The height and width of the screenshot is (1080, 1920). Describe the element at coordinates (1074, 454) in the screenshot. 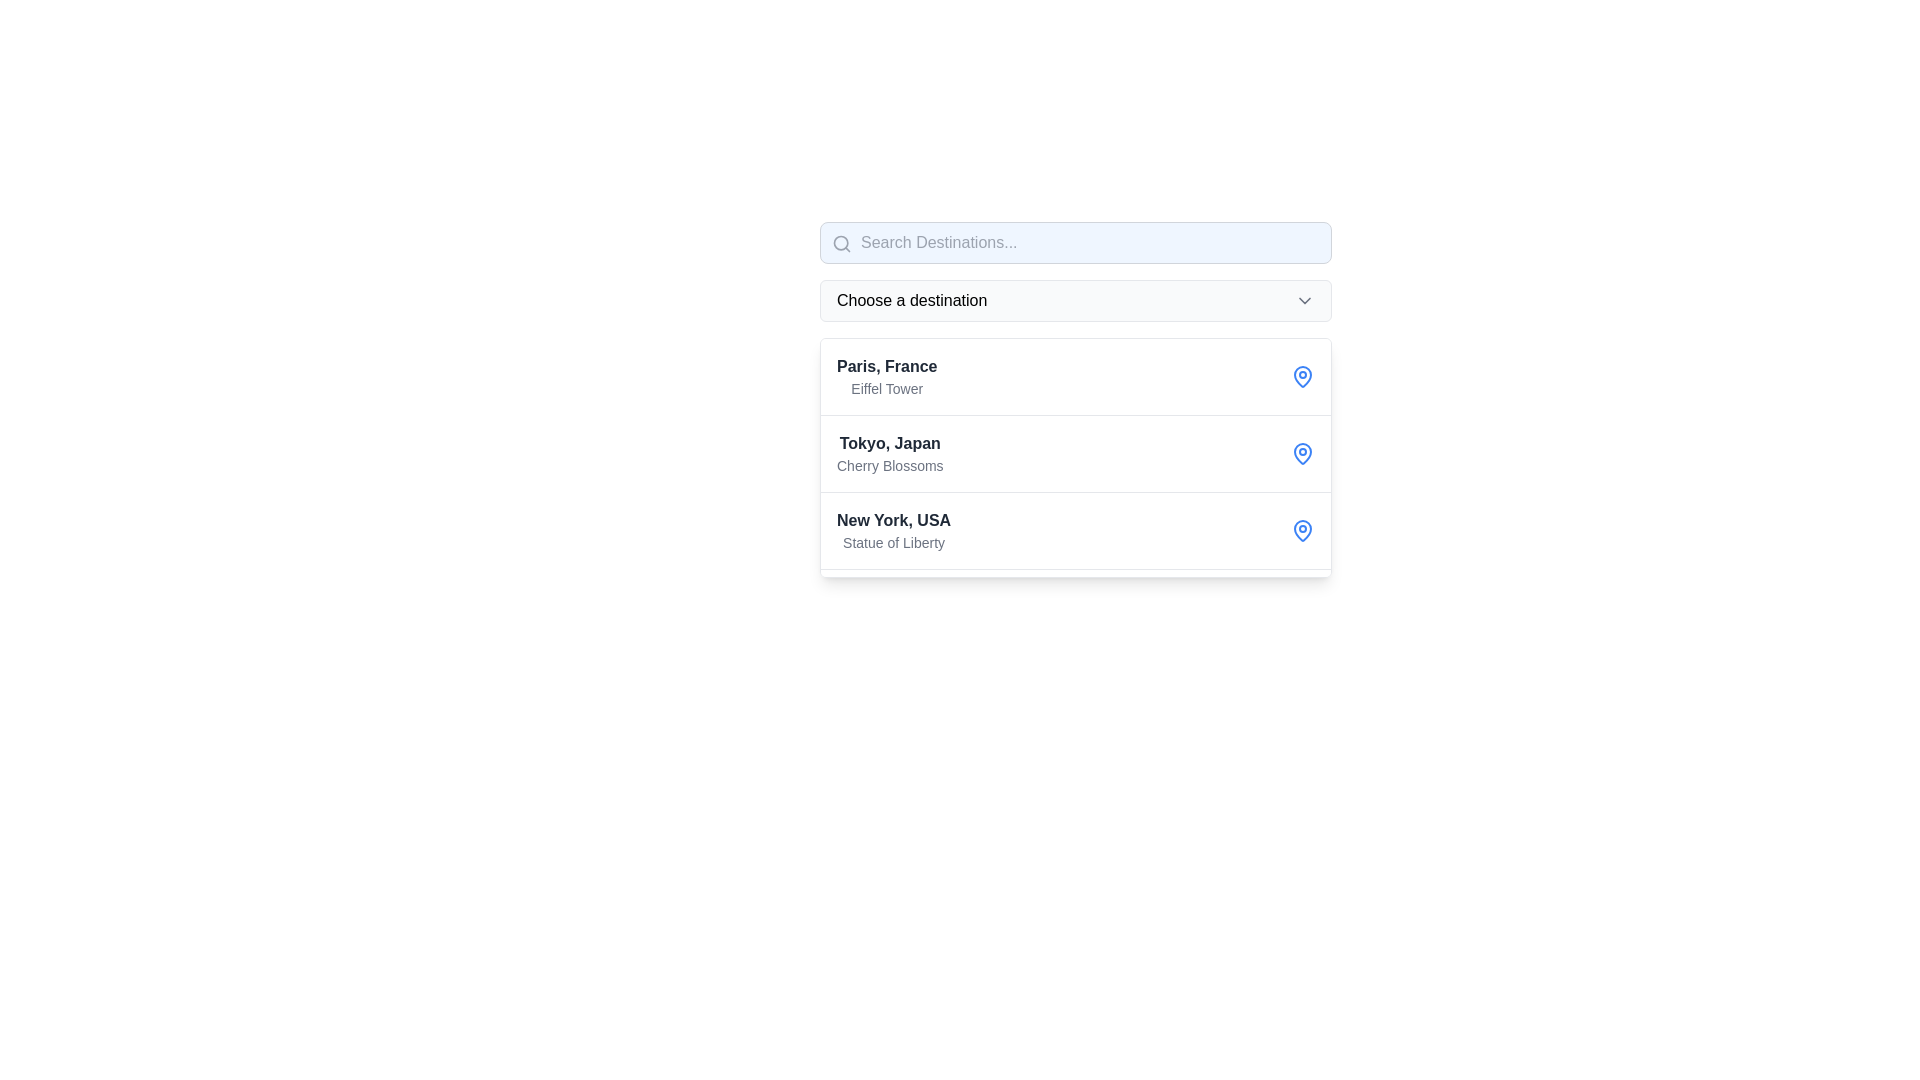

I see `the dropdown list item displaying 'Tokyo, Japan' and 'Cherry Blossoms'` at that location.